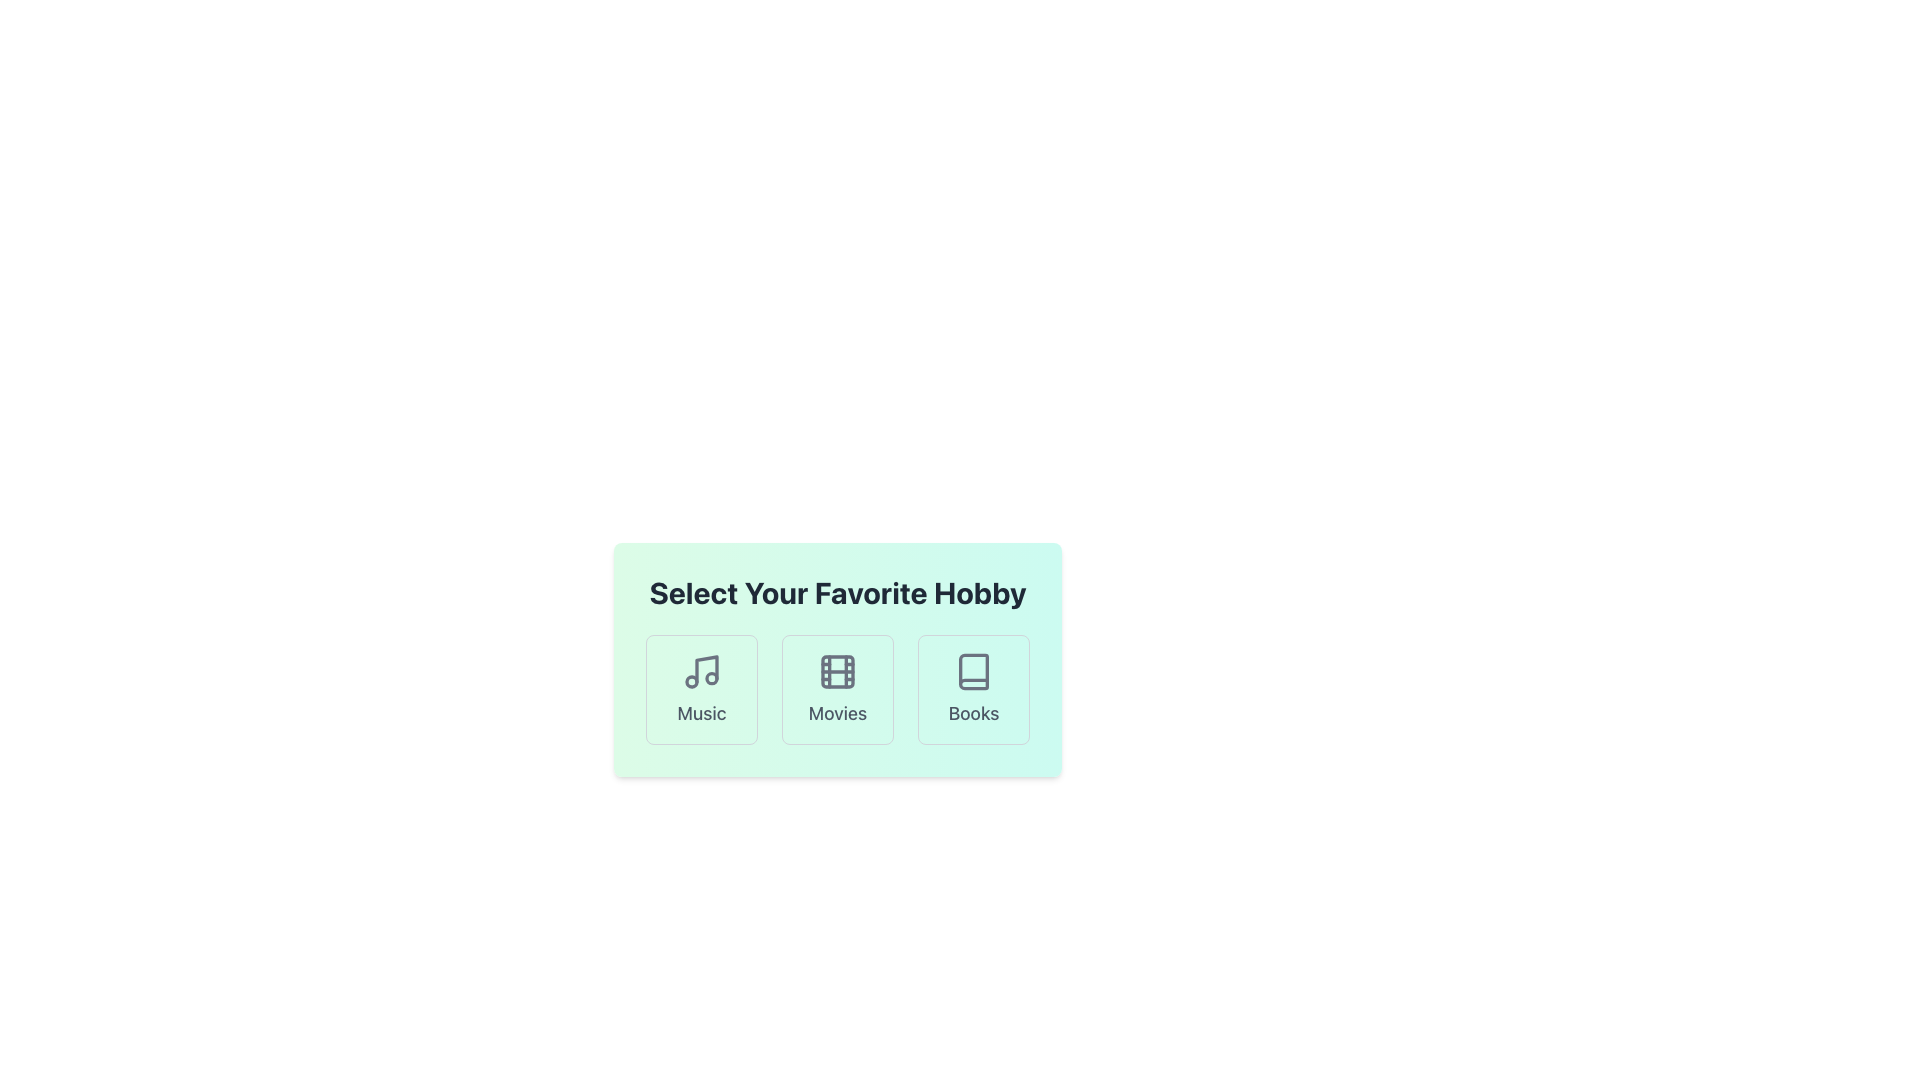  Describe the element at coordinates (701, 712) in the screenshot. I see `the 'Music' text label located at the bottom-center of the 'Select Your Favorite Hobby' options, positioned beneath the music note icon` at that location.